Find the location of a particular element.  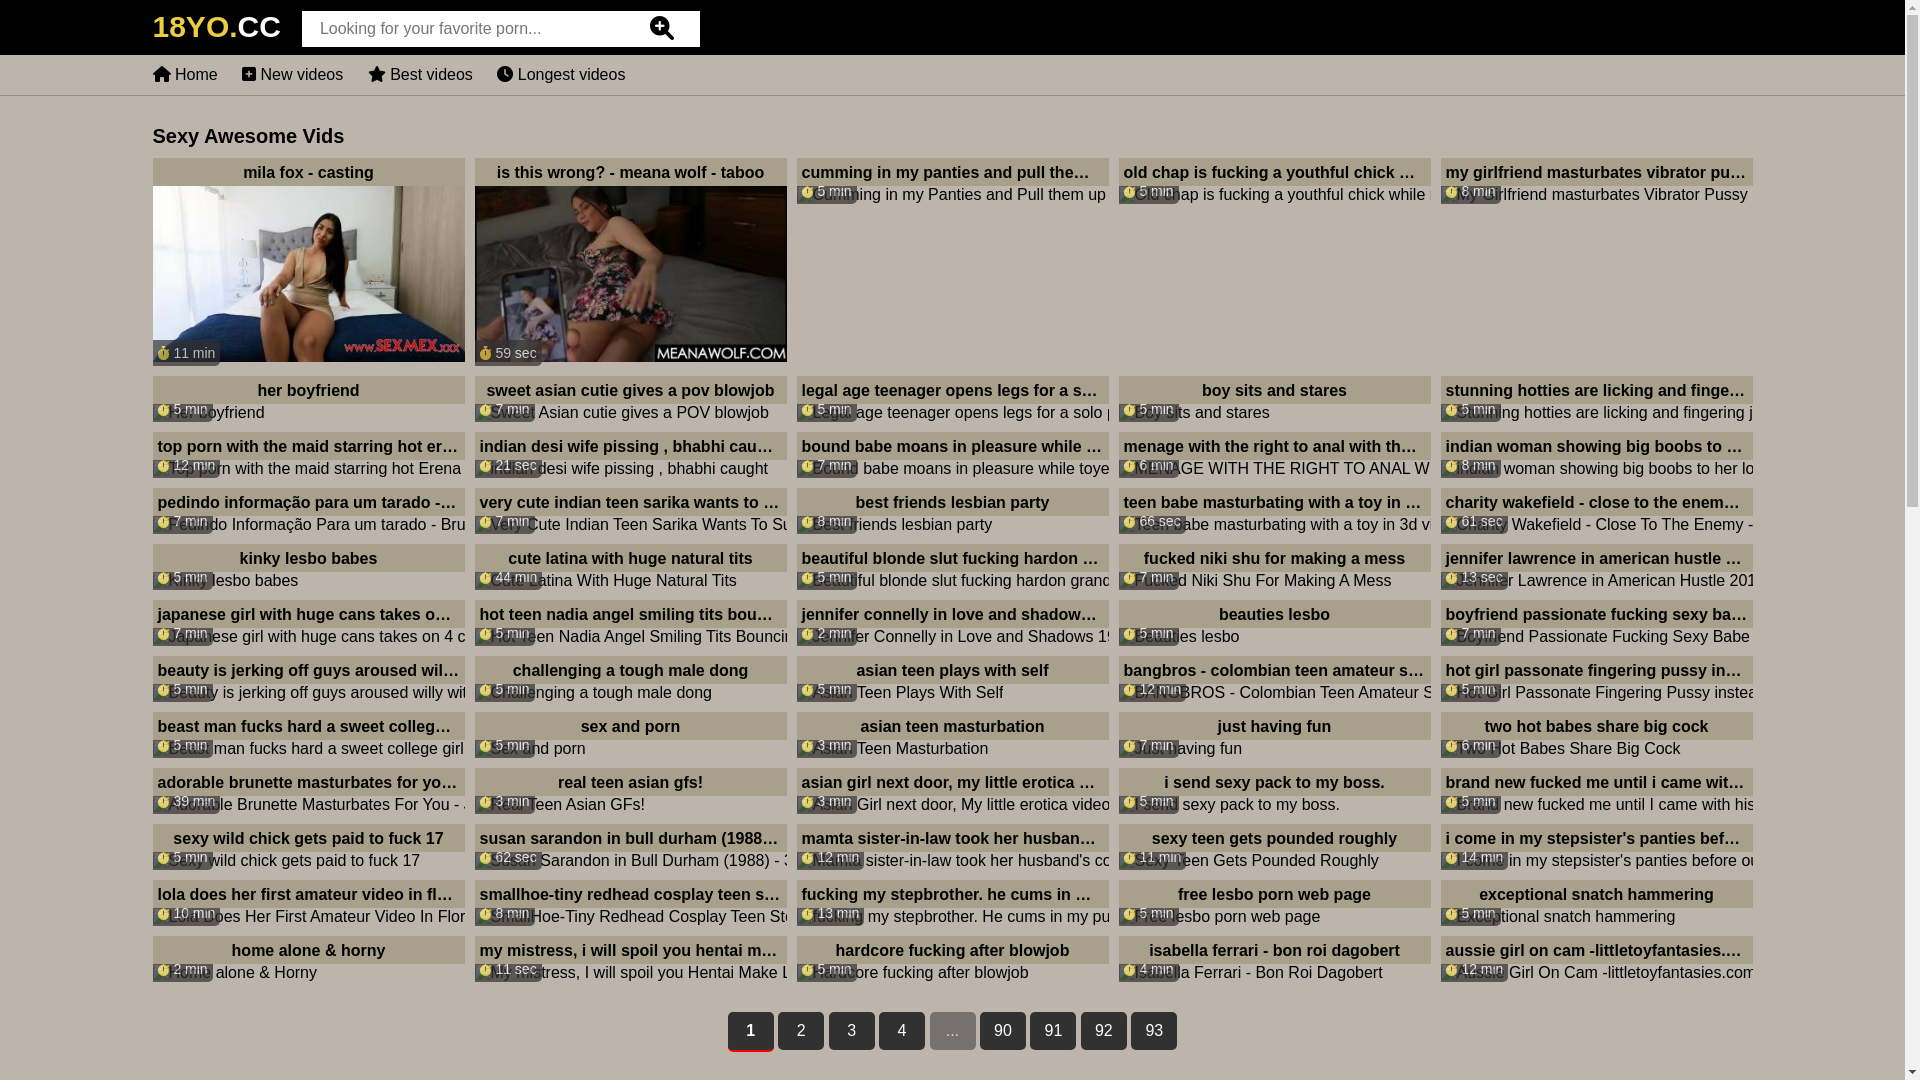

'3 min is located at coordinates (628, 789).